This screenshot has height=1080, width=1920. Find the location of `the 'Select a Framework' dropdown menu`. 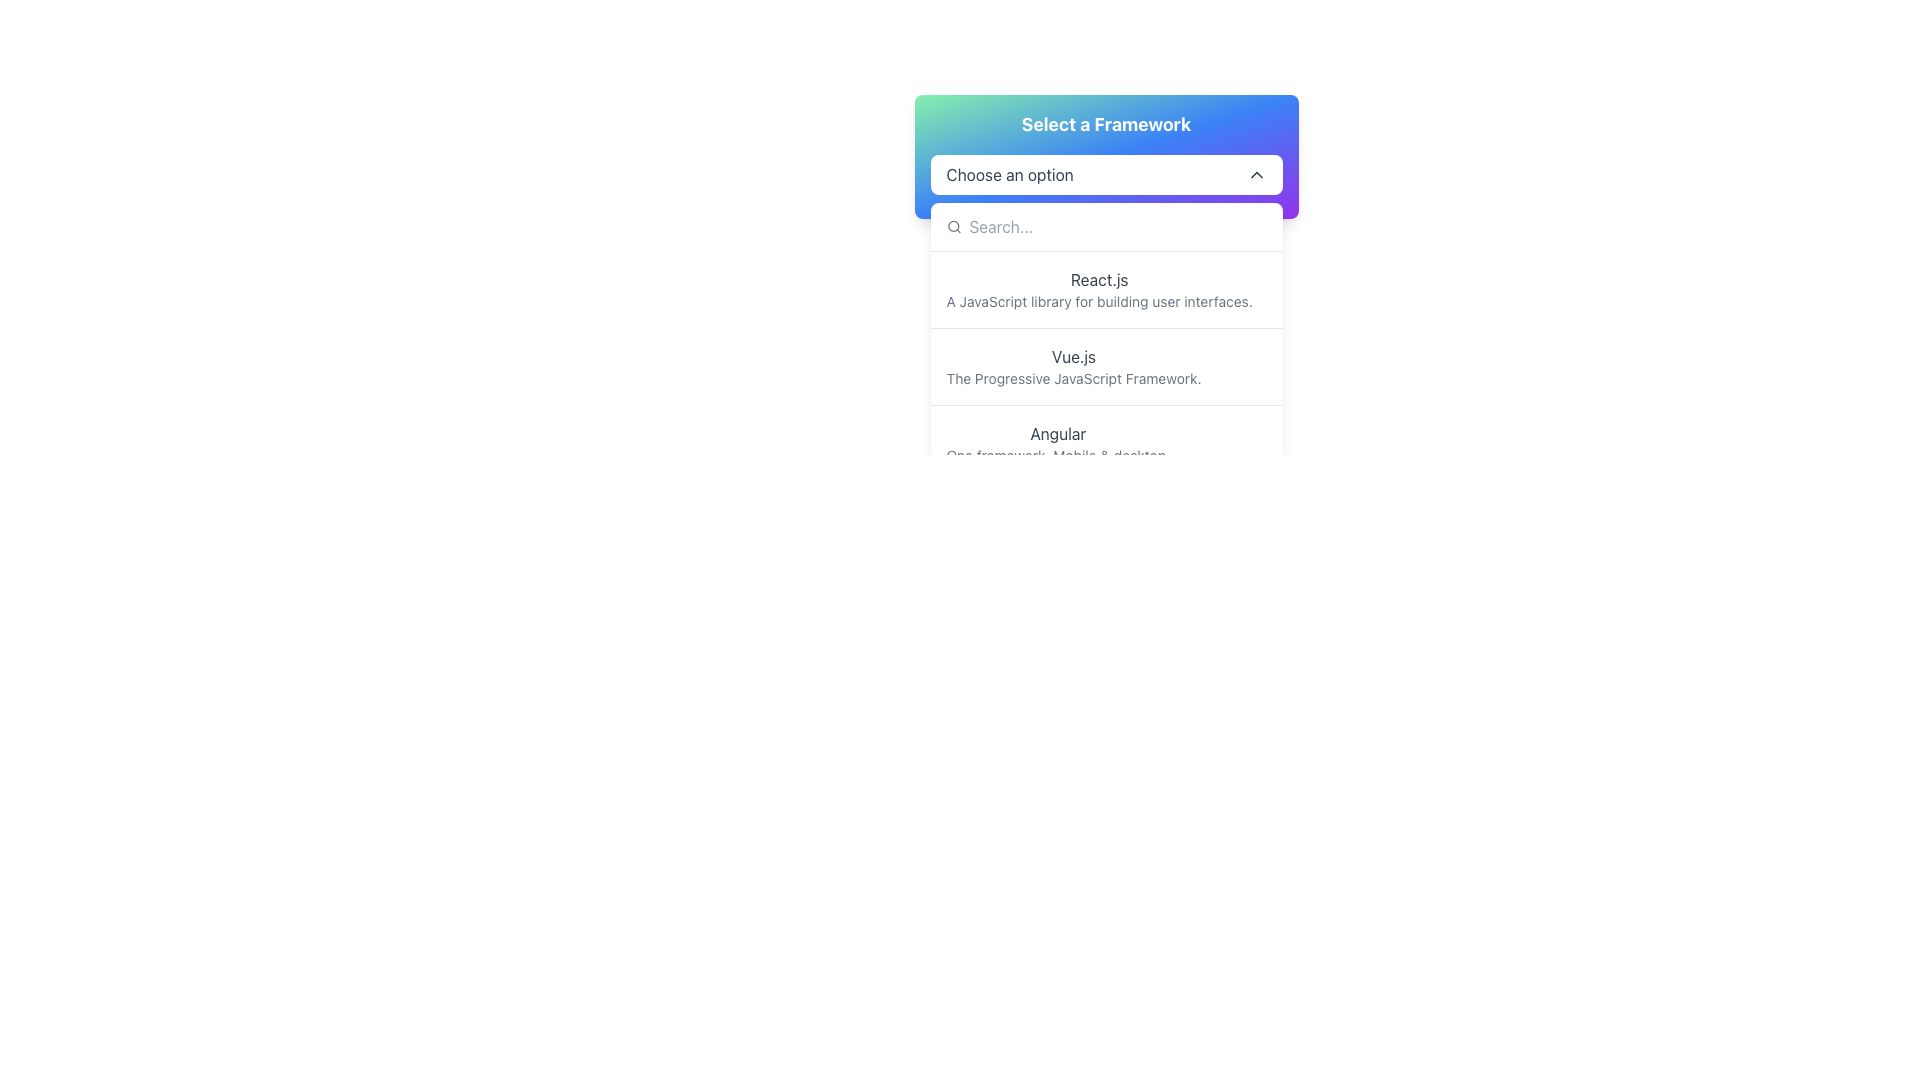

the 'Select a Framework' dropdown menu is located at coordinates (1105, 156).